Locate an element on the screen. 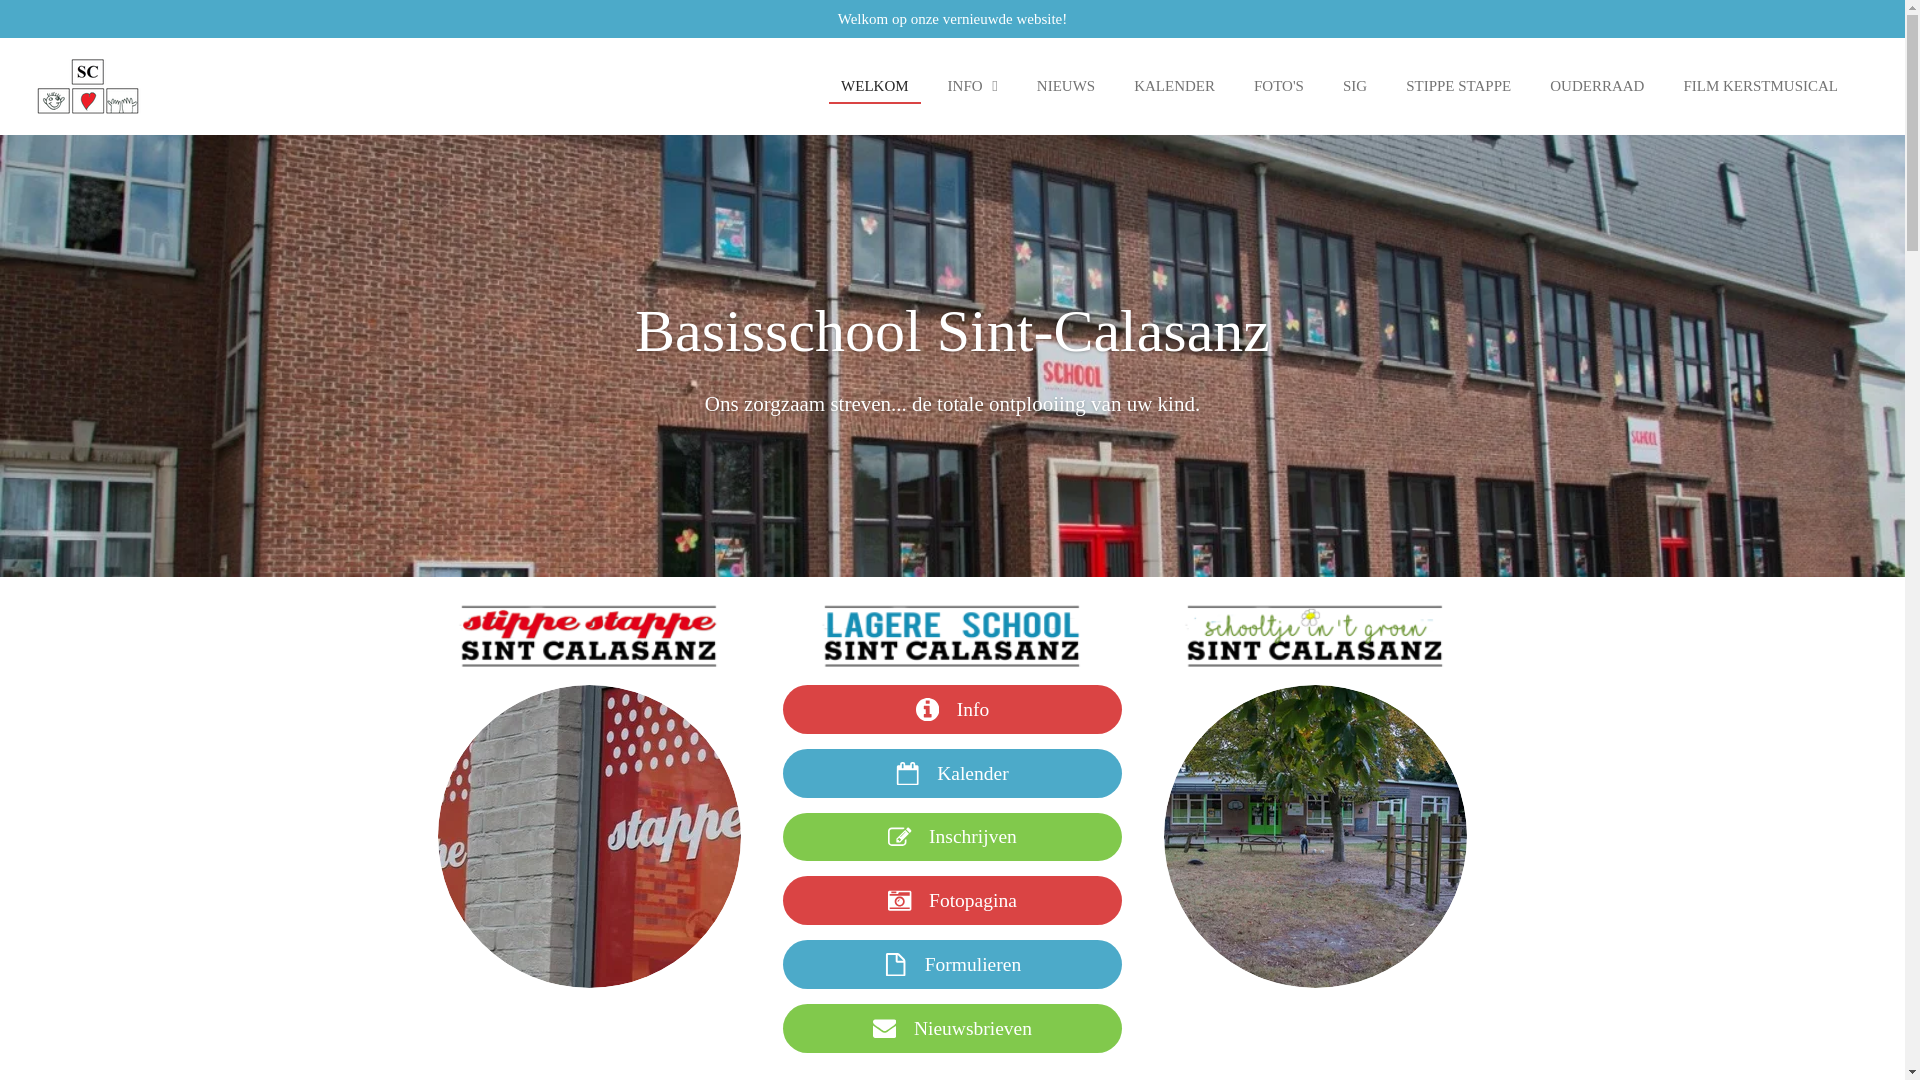 The width and height of the screenshot is (1920, 1080). 'STIPPE STAPPE' is located at coordinates (1458, 85).